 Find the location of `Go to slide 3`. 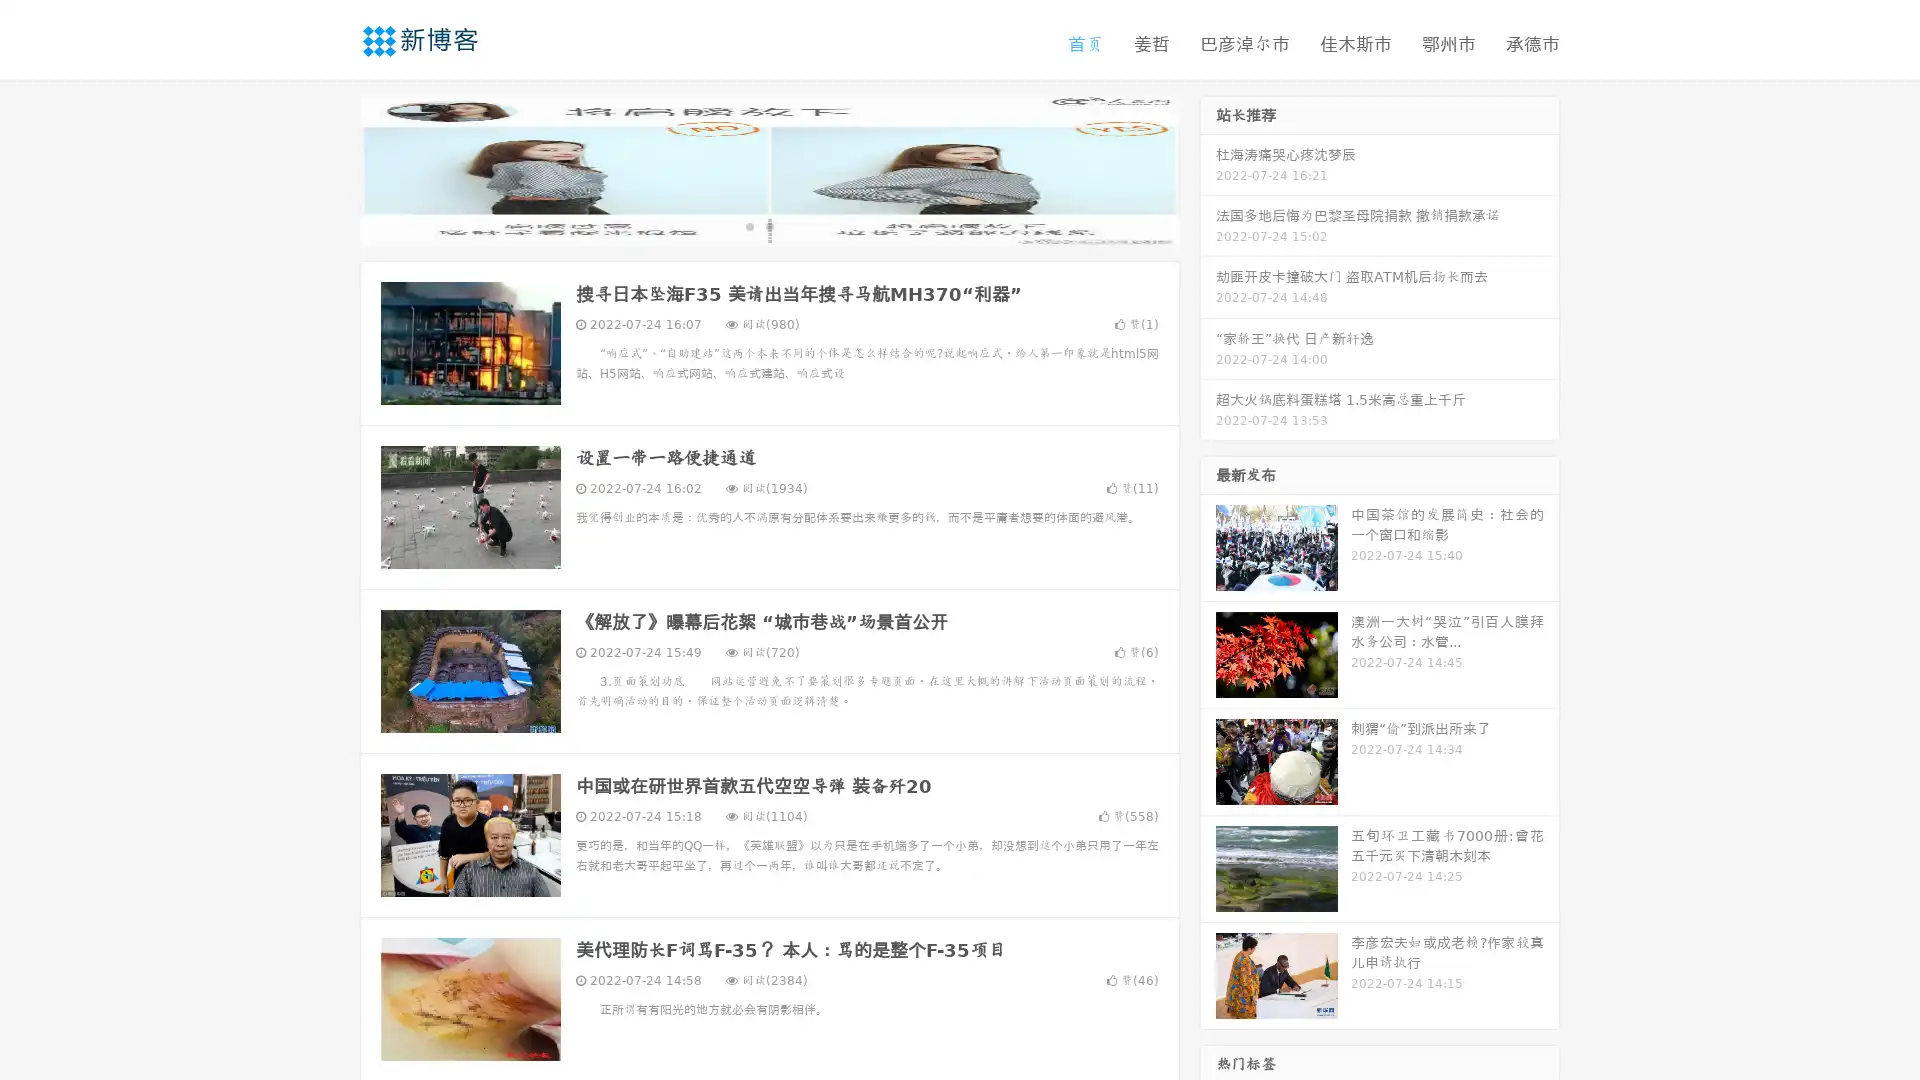

Go to slide 3 is located at coordinates (789, 225).